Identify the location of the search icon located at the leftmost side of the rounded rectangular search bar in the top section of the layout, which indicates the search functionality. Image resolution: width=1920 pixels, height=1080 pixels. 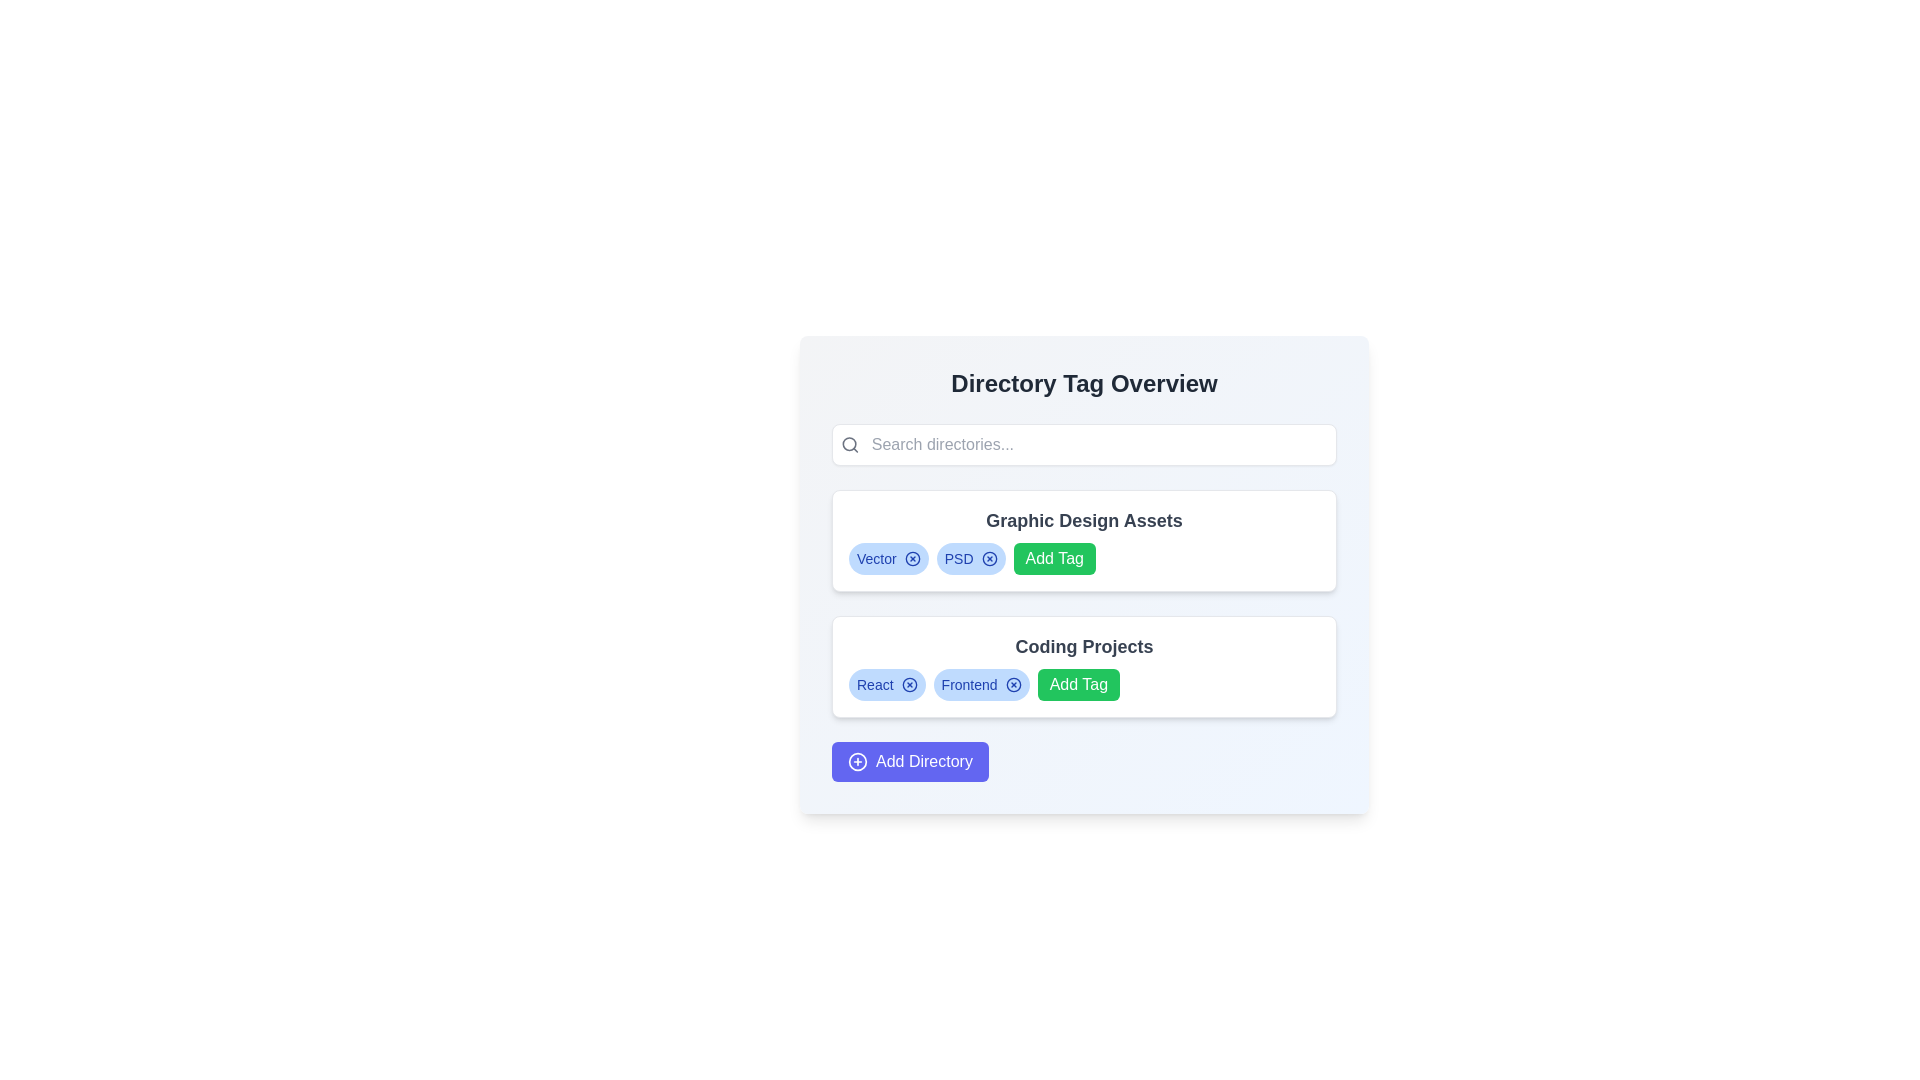
(850, 443).